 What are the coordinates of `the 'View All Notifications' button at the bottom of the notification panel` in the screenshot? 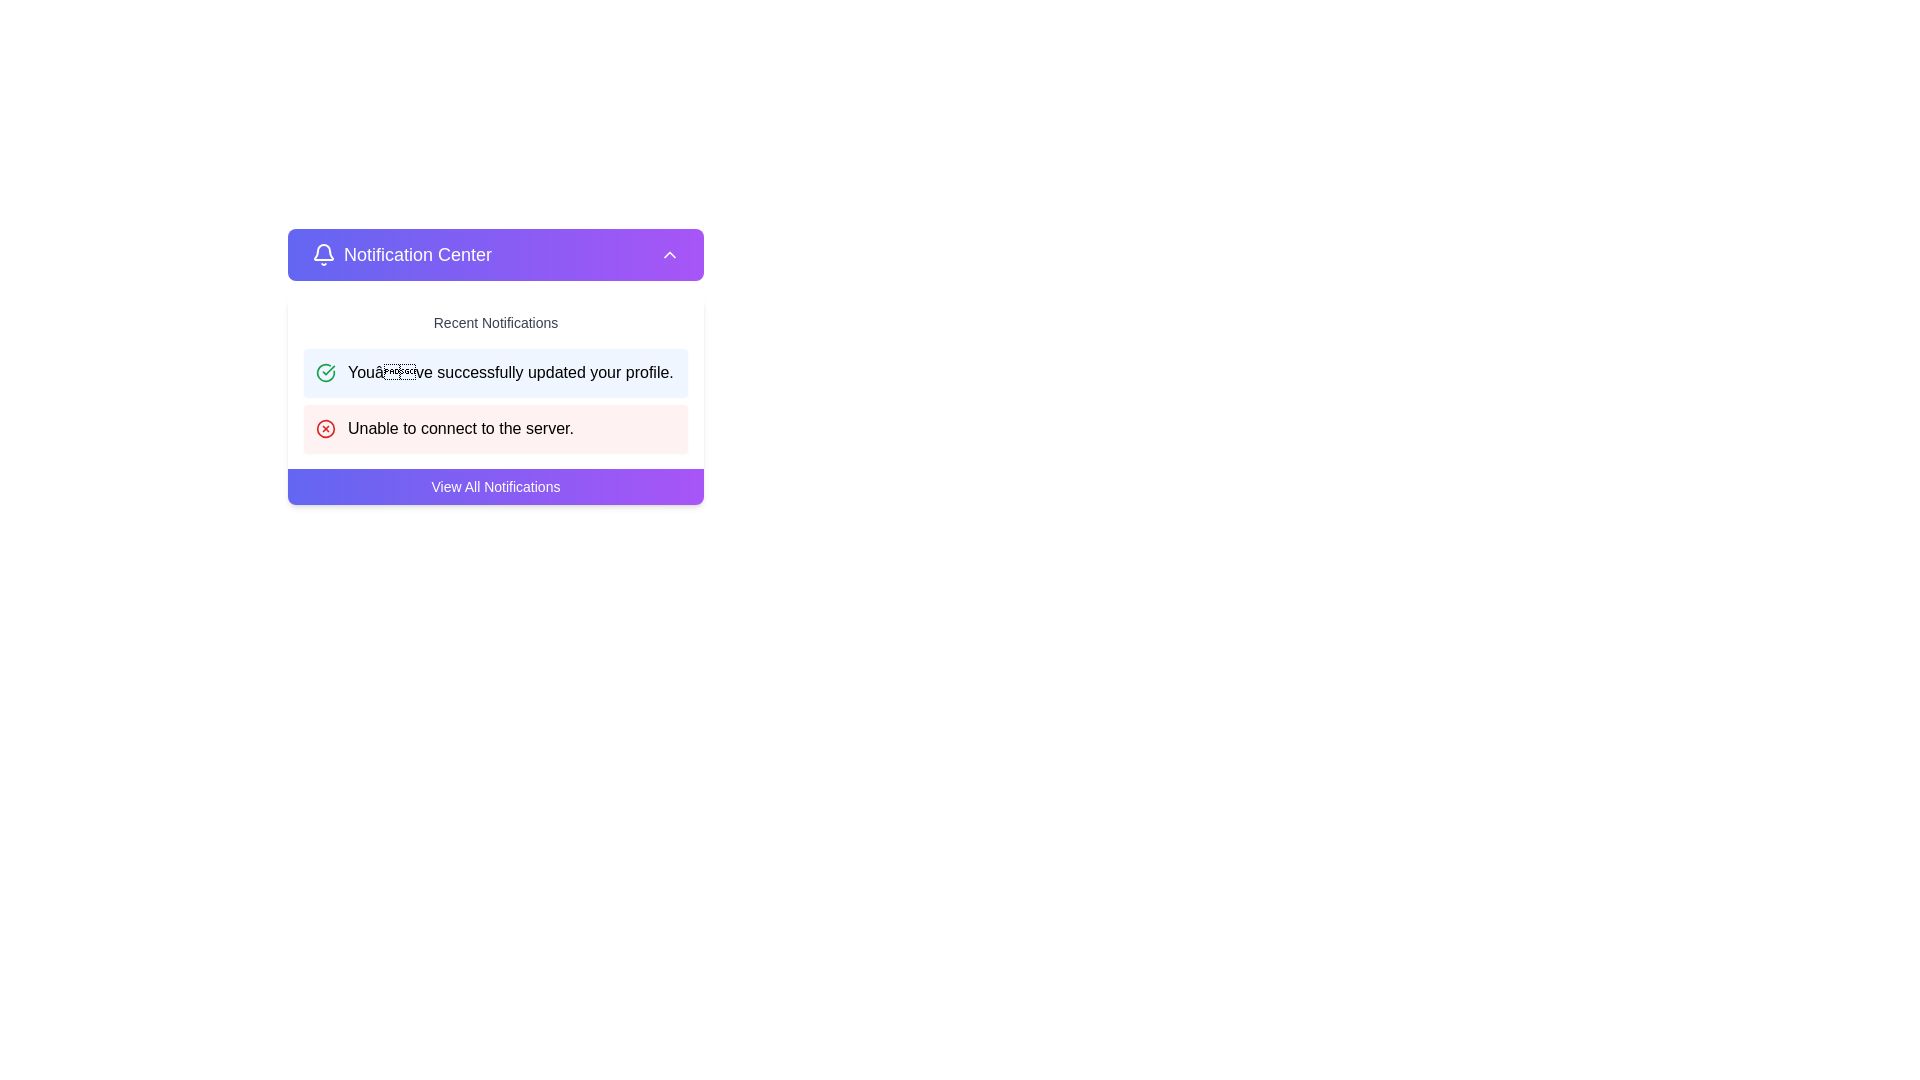 It's located at (495, 486).